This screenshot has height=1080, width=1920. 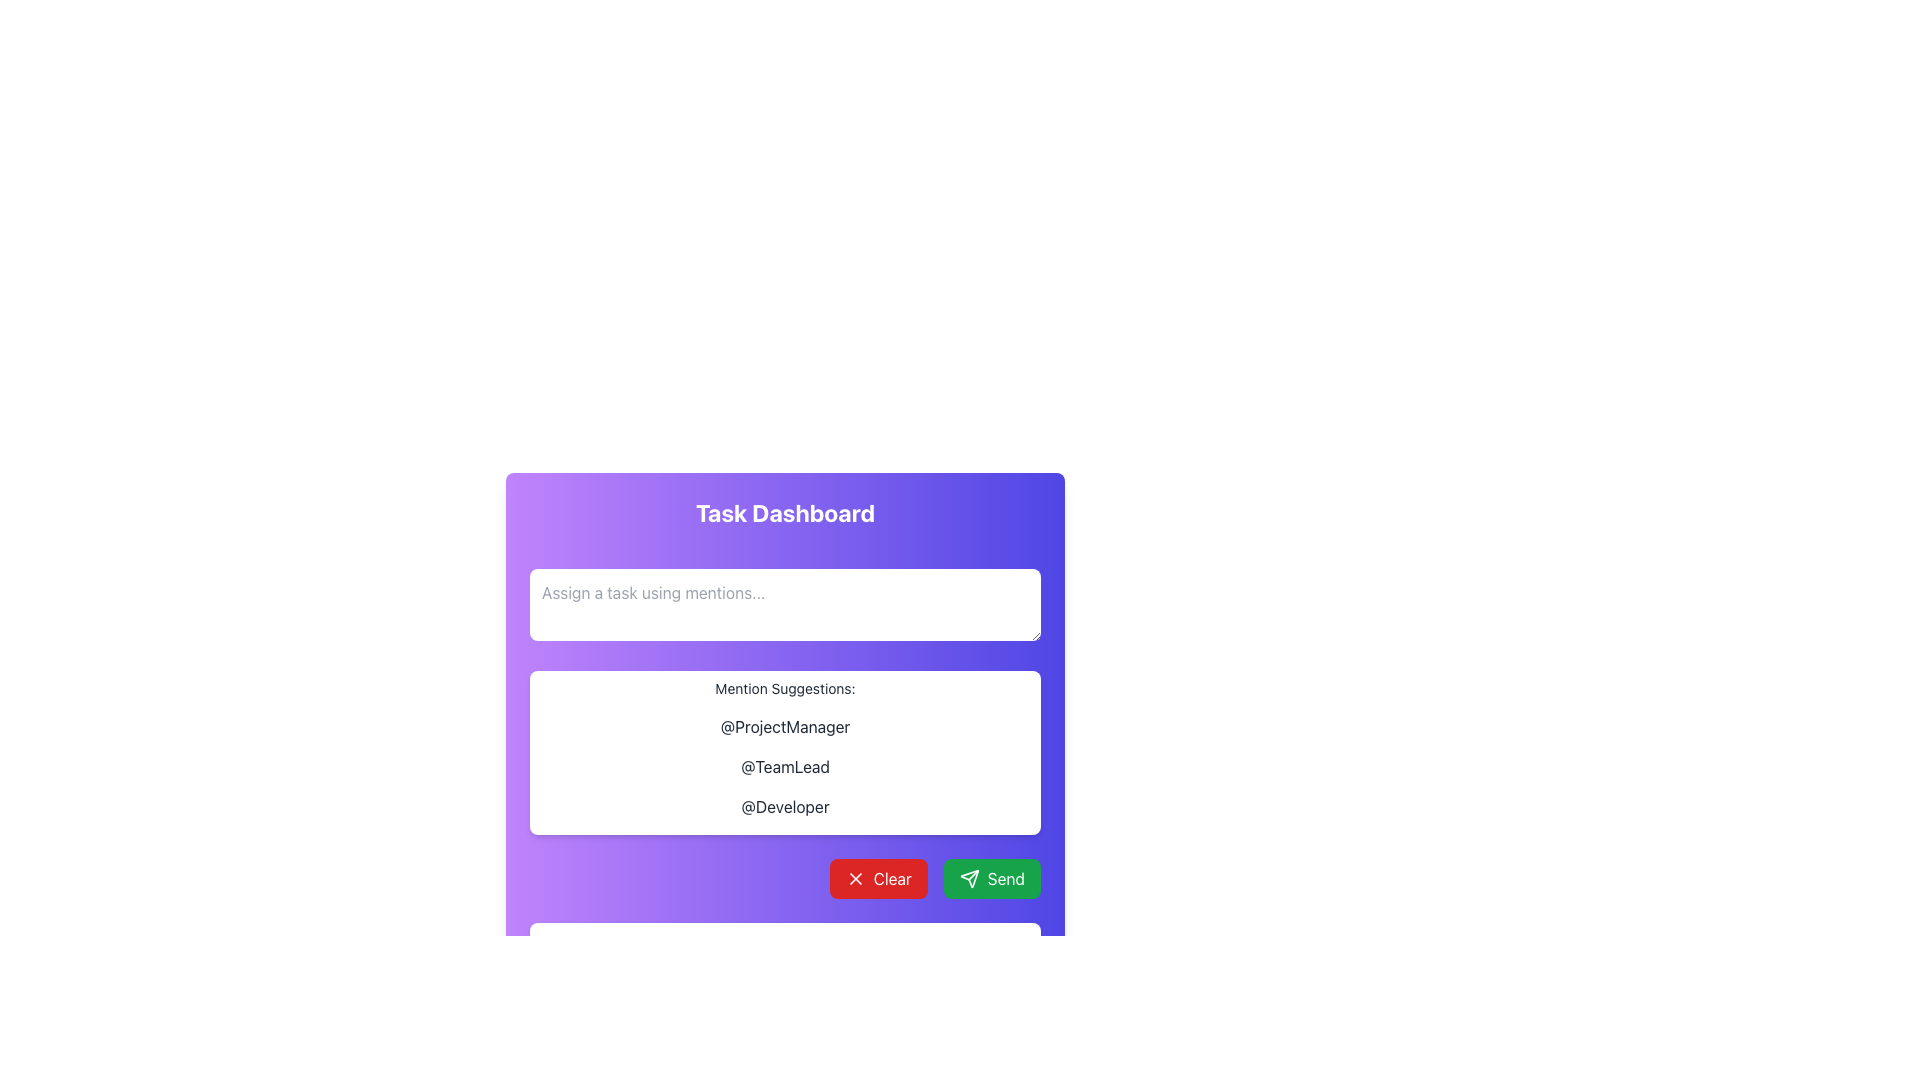 What do you see at coordinates (784, 766) in the screenshot?
I see `the selectable text label '@TeamLead' in the 'Mention Suggestions' dropdown panel` at bounding box center [784, 766].